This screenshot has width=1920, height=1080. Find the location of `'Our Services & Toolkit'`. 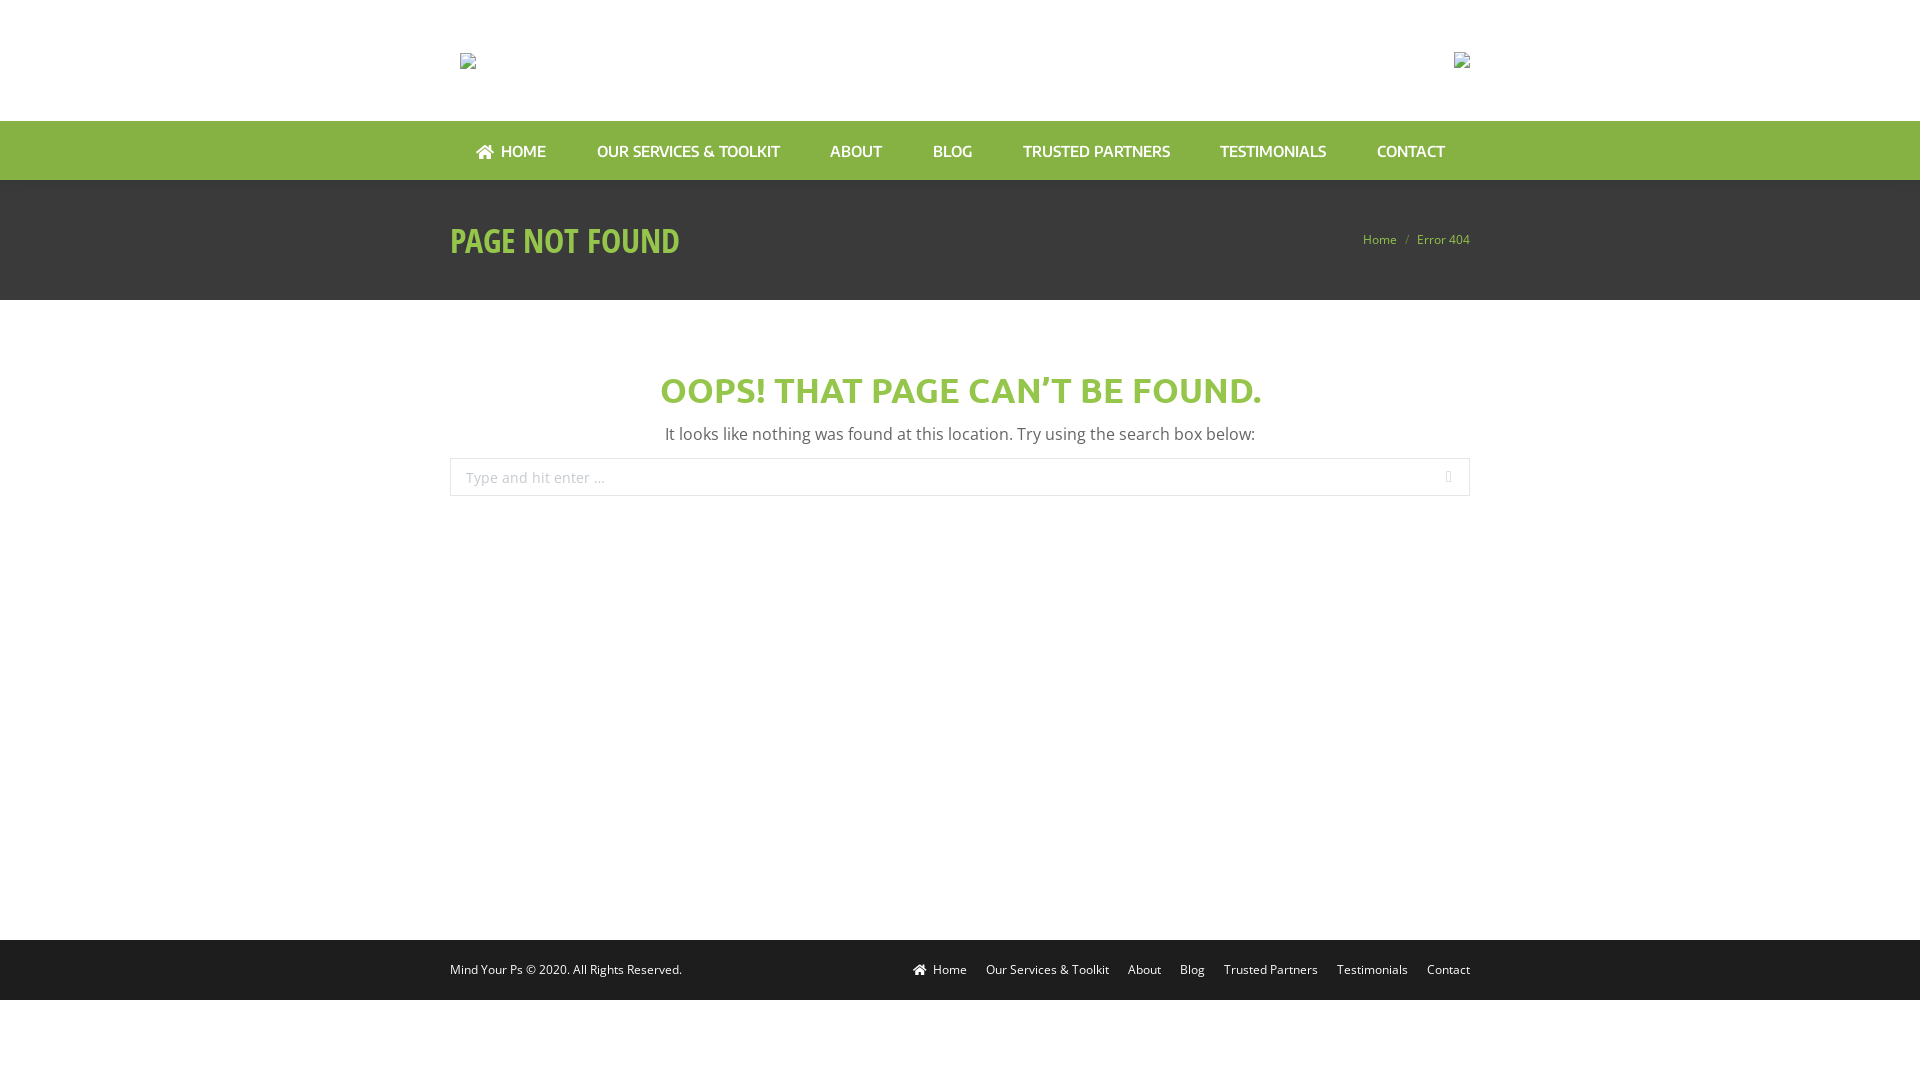

'Our Services & Toolkit' is located at coordinates (1046, 968).